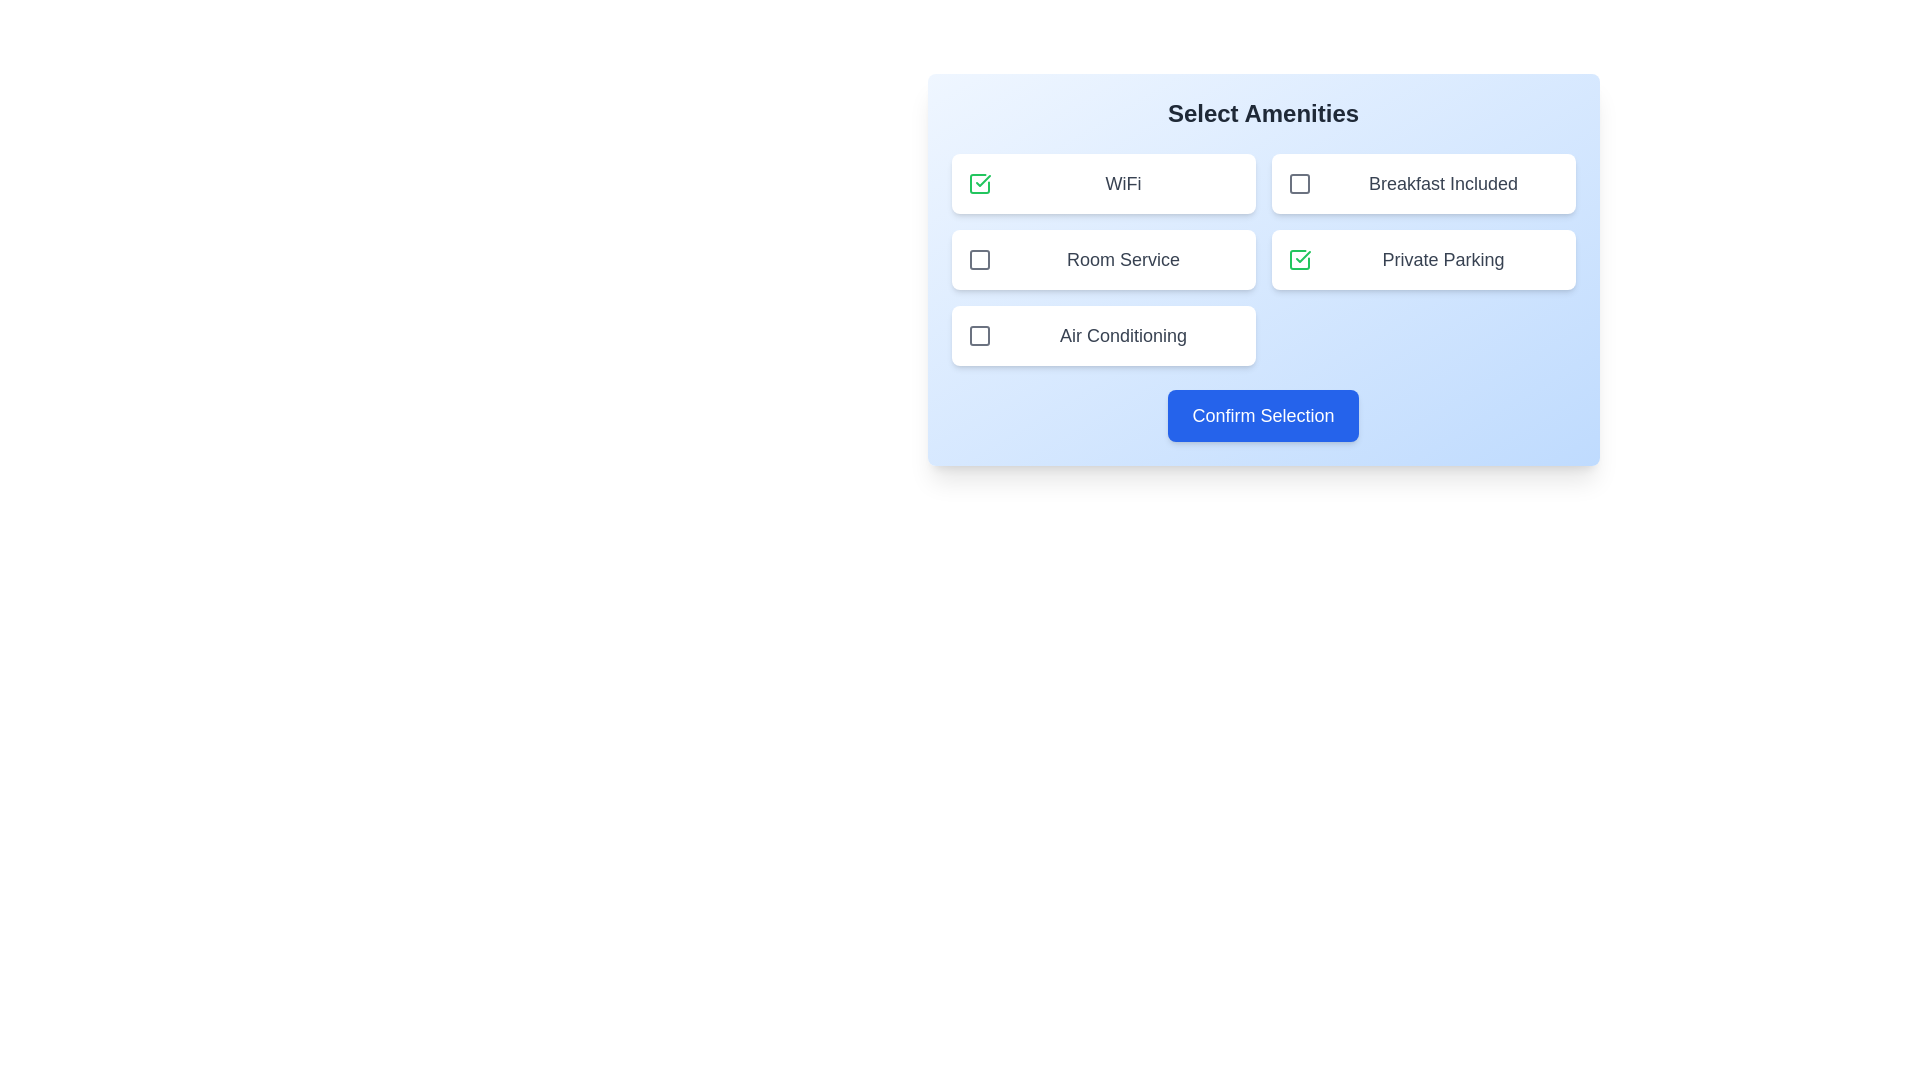 The width and height of the screenshot is (1920, 1080). Describe the element at coordinates (1102, 258) in the screenshot. I see `the checkbox labeled 'Room Service'` at that location.